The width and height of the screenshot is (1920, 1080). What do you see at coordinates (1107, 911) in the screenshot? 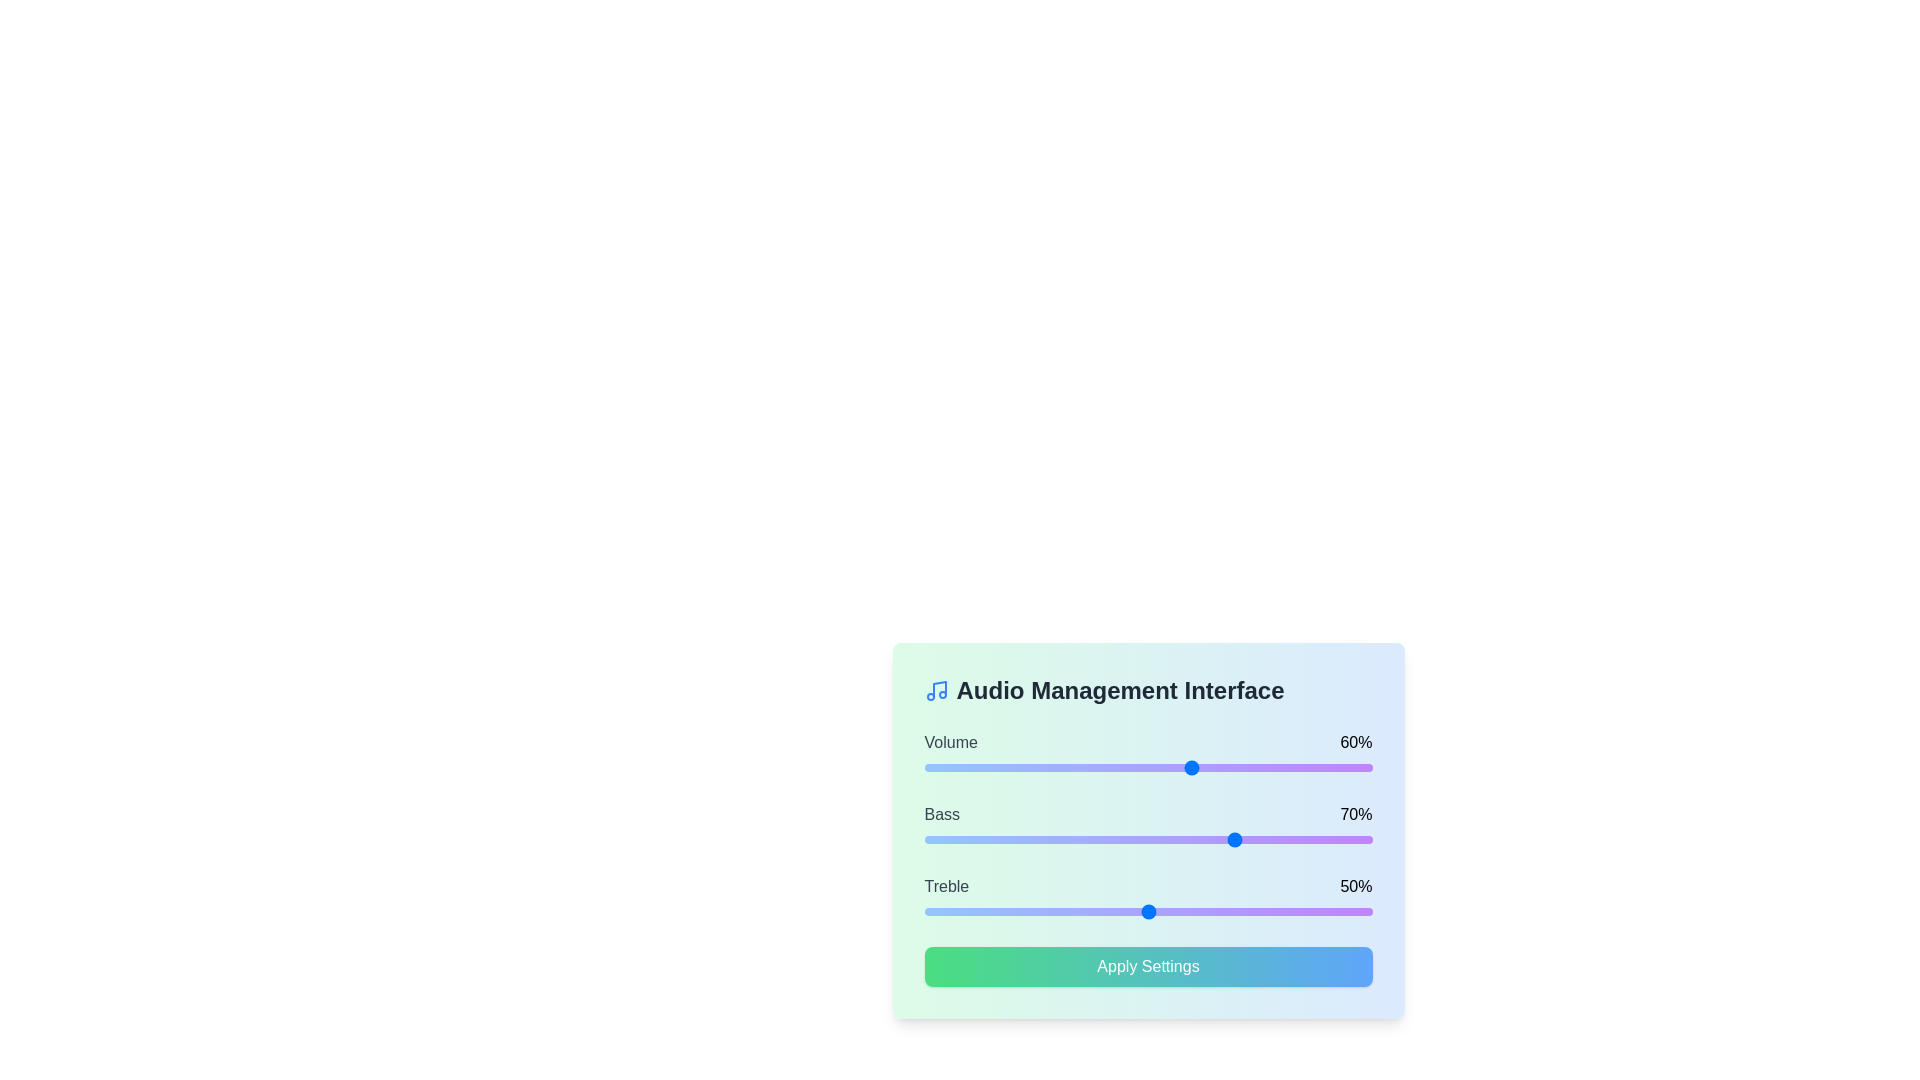
I see `the treble level` at bounding box center [1107, 911].